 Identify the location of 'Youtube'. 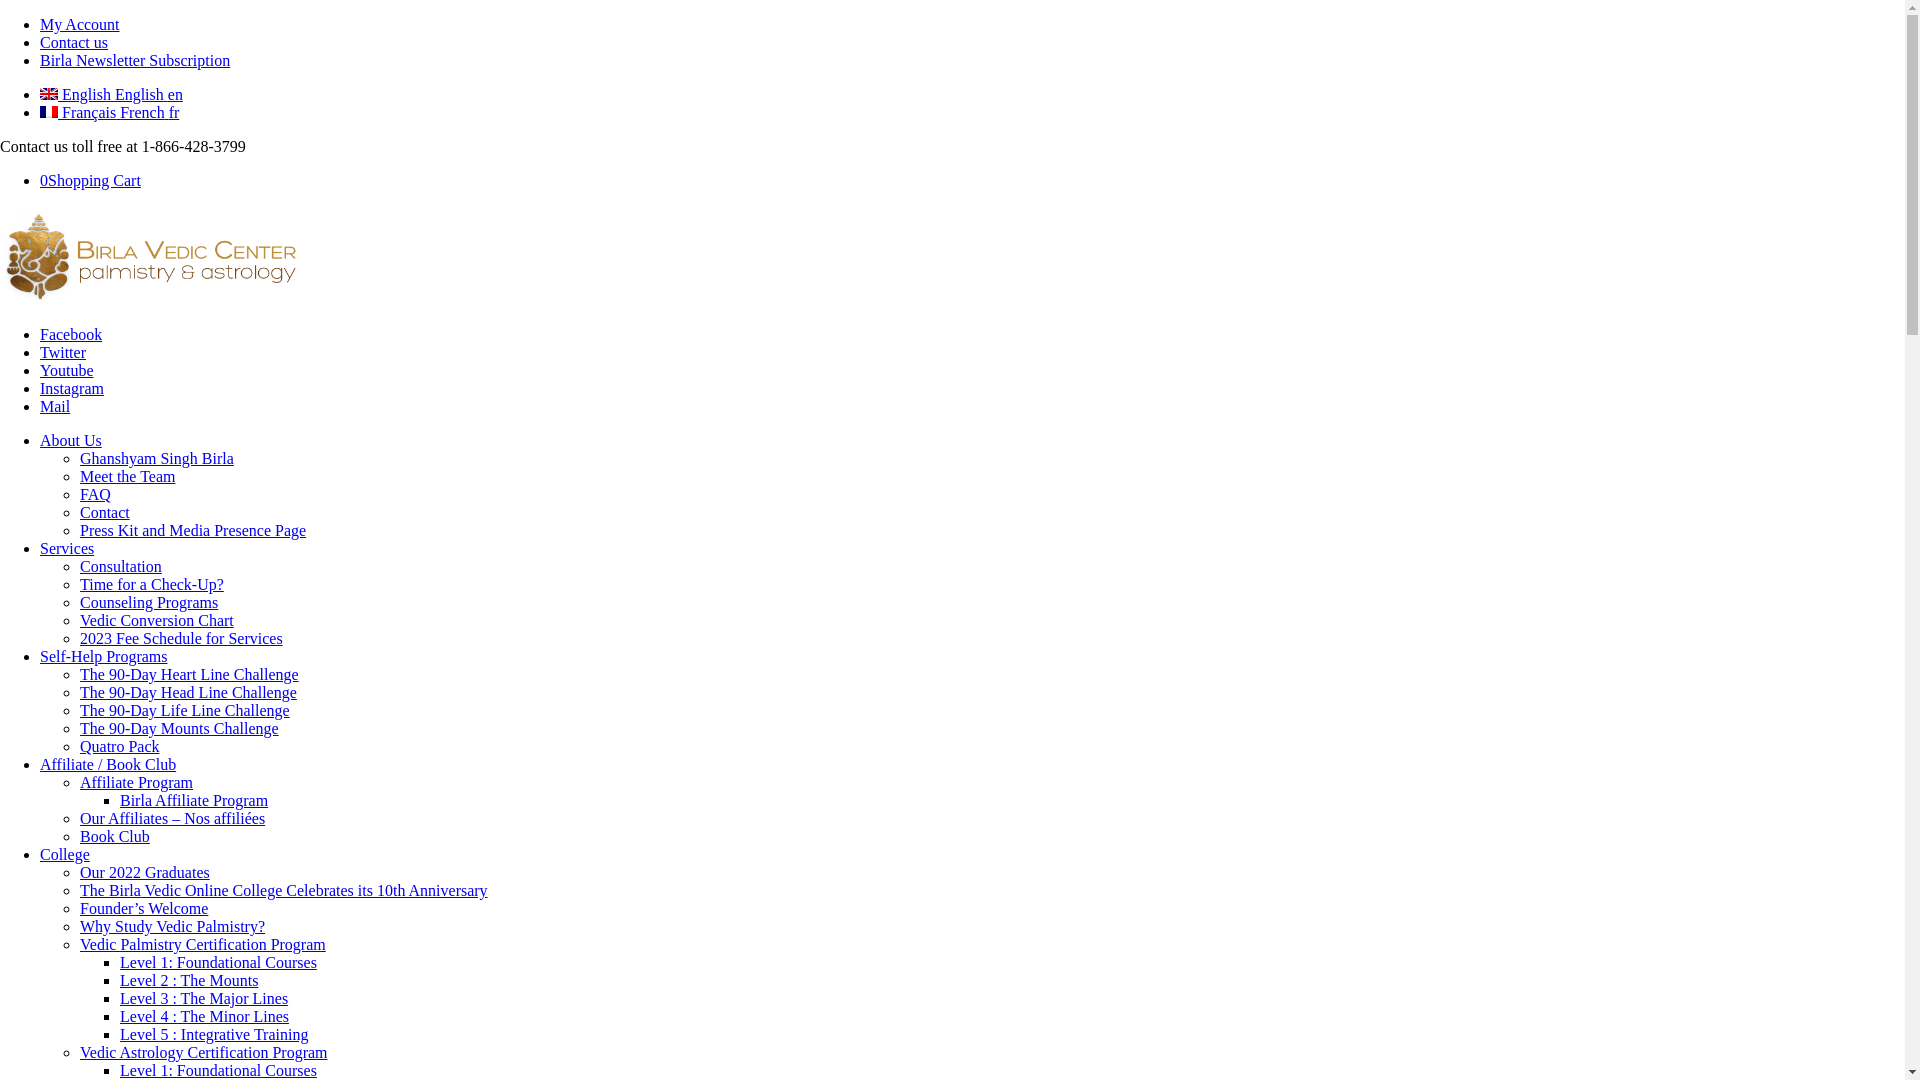
(67, 370).